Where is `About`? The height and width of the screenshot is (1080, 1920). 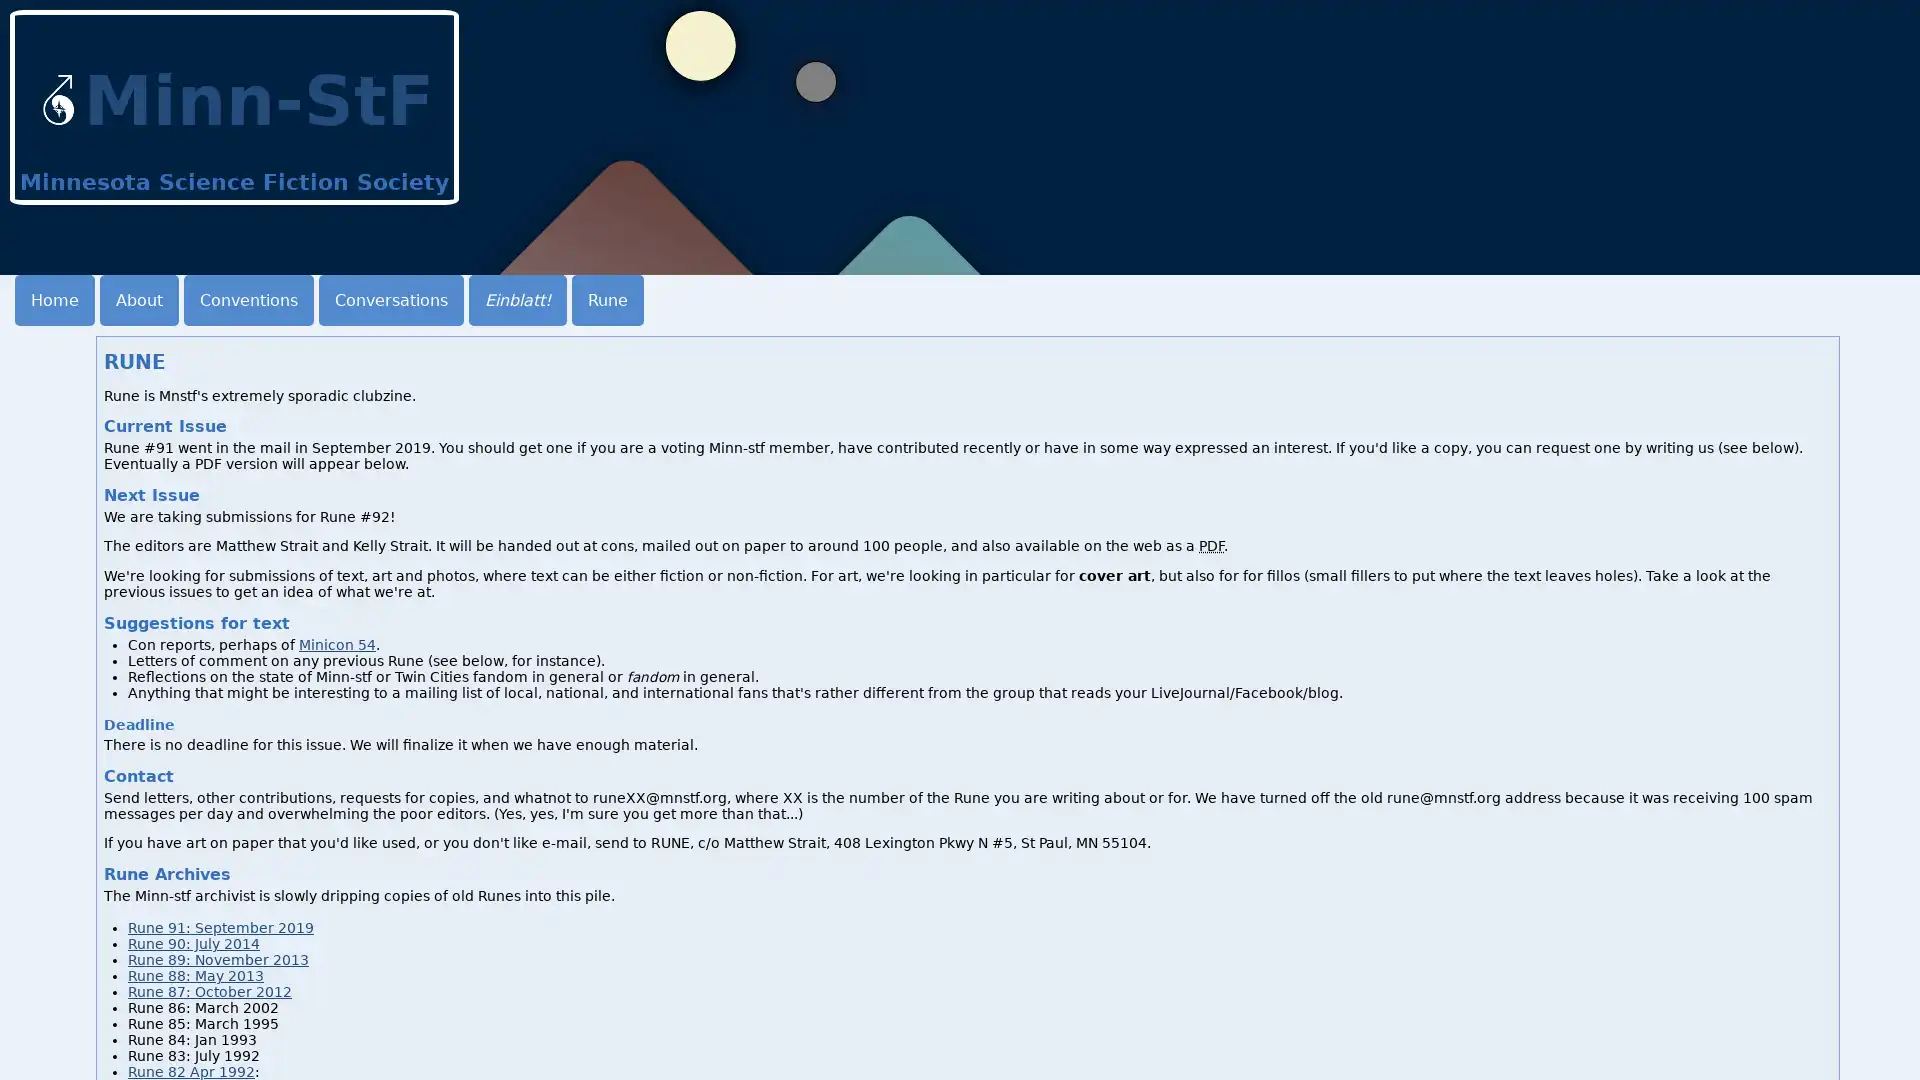
About is located at coordinates (138, 300).